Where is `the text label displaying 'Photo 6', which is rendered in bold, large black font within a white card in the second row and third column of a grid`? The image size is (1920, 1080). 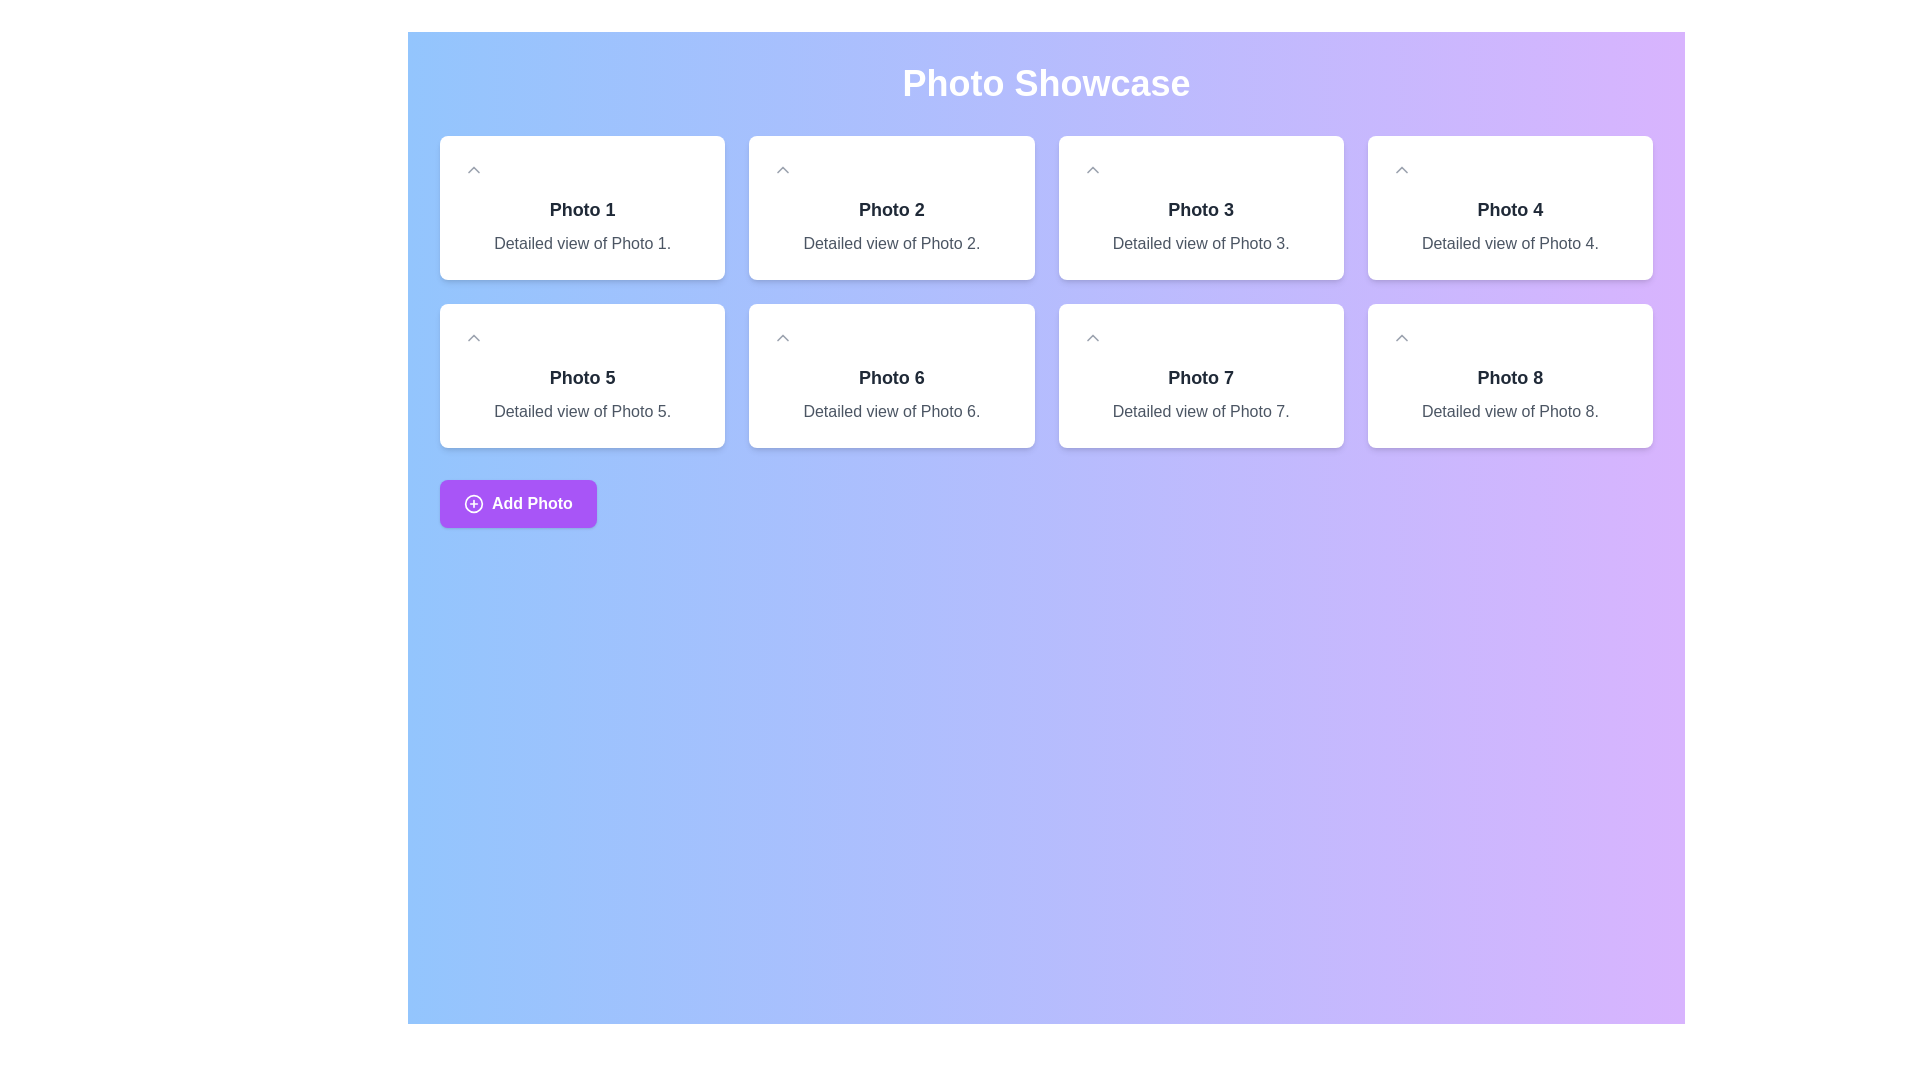
the text label displaying 'Photo 6', which is rendered in bold, large black font within a white card in the second row and third column of a grid is located at coordinates (890, 378).